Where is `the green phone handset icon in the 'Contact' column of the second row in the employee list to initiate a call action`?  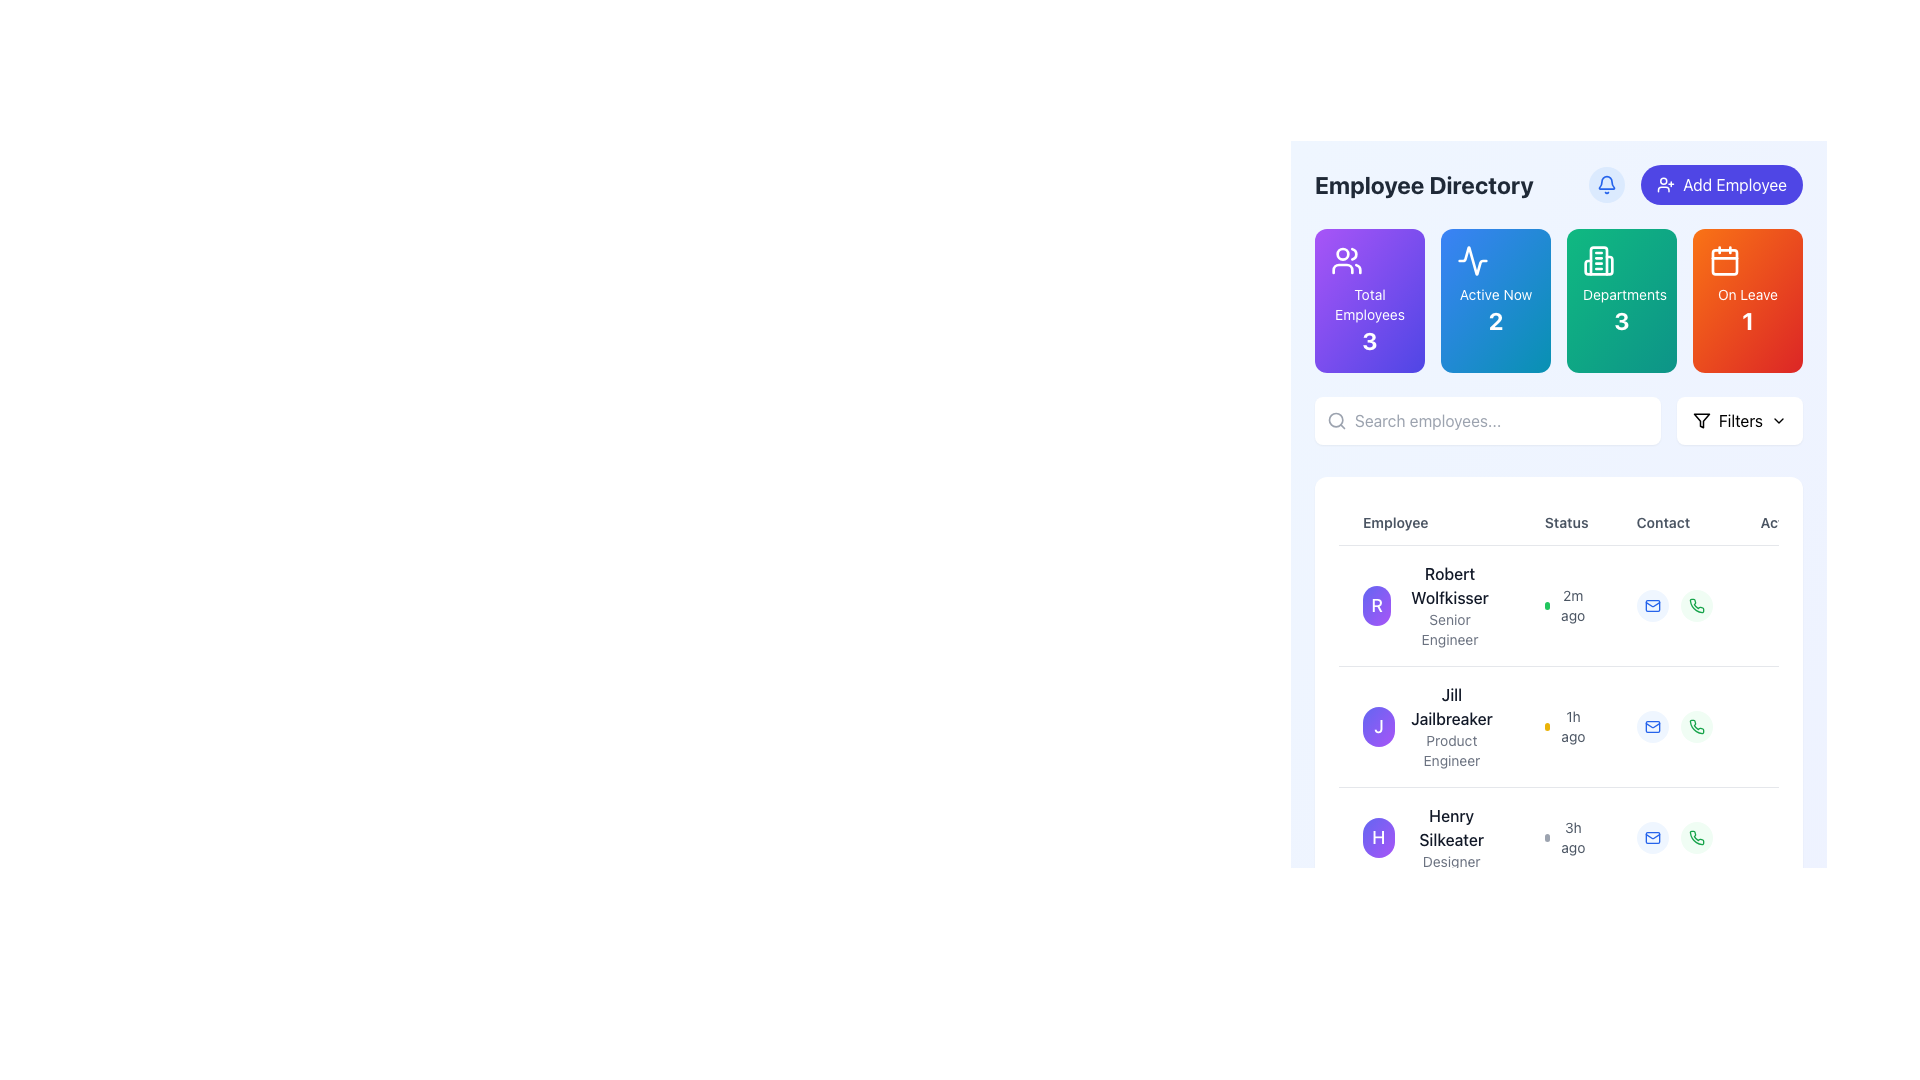
the green phone handset icon in the 'Contact' column of the second row in the employee list to initiate a call action is located at coordinates (1695, 726).